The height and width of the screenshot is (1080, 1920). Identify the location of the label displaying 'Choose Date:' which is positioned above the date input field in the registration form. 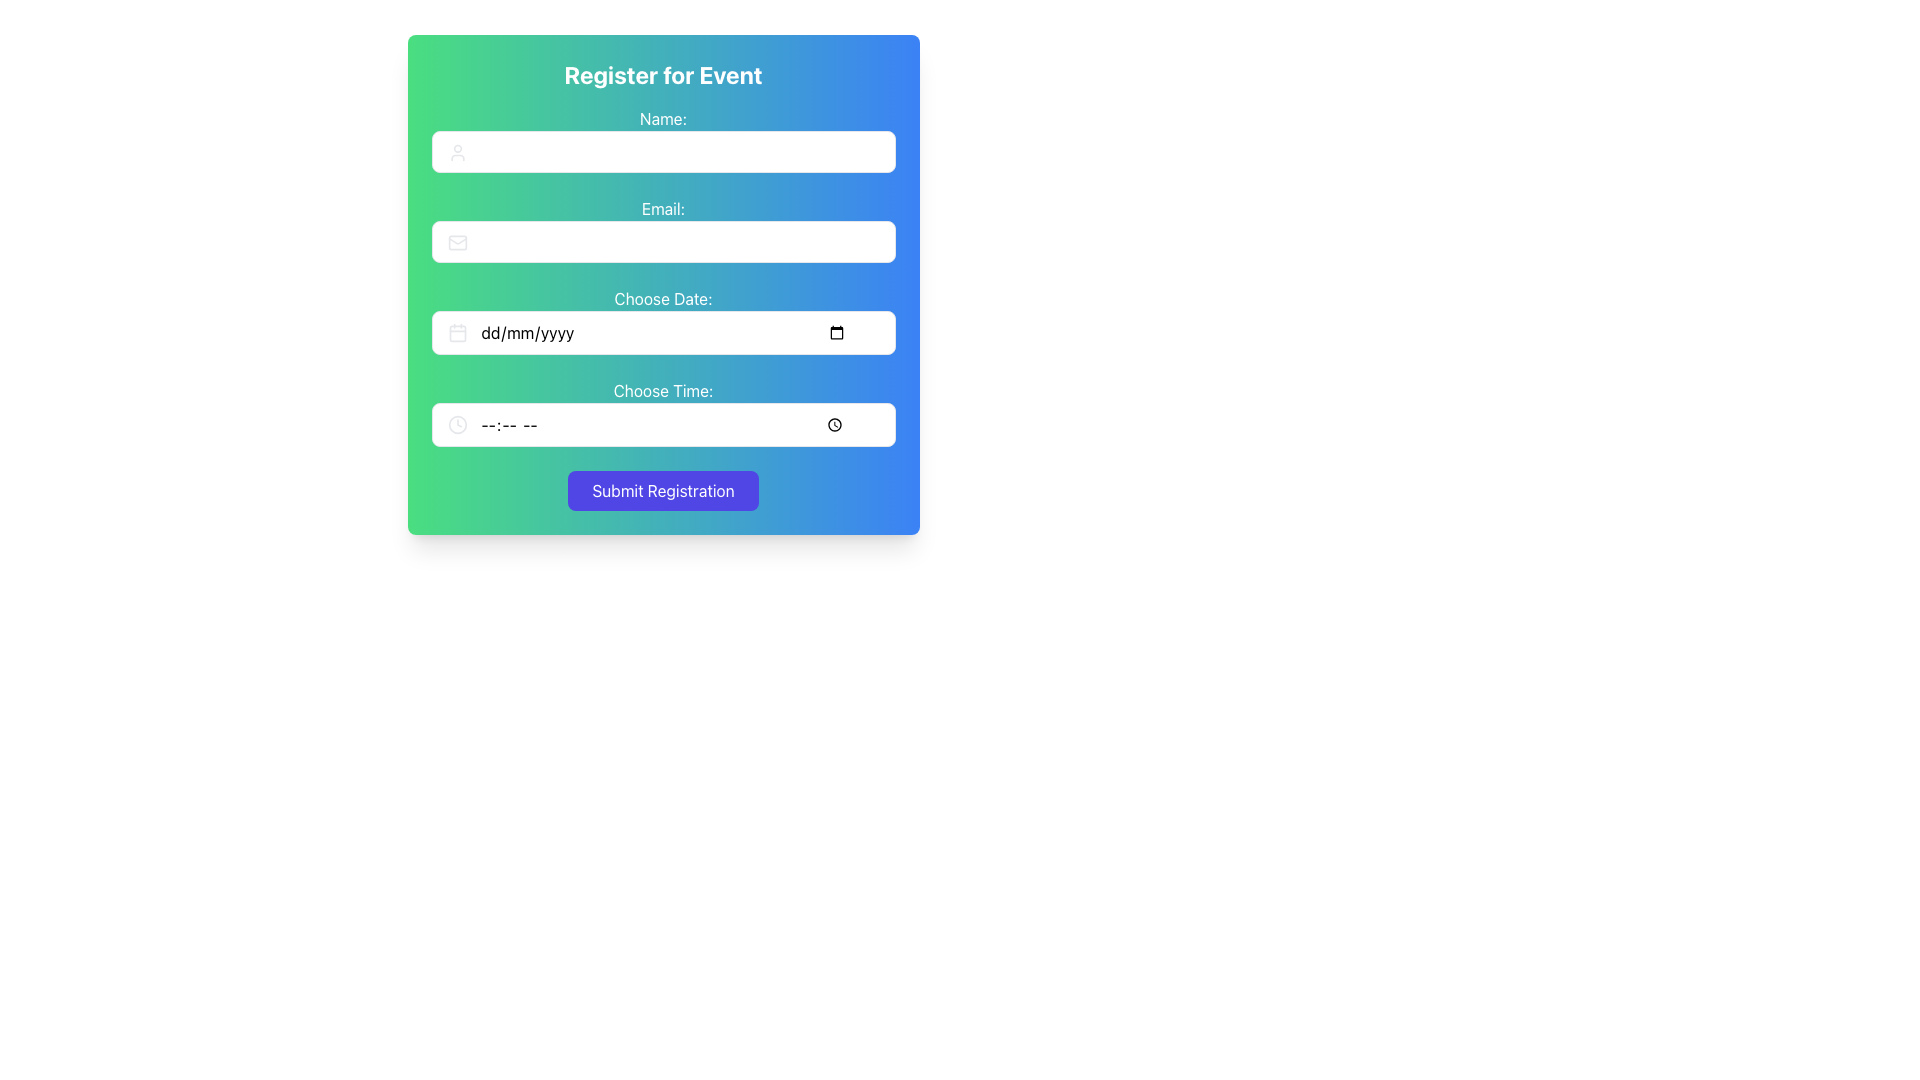
(663, 299).